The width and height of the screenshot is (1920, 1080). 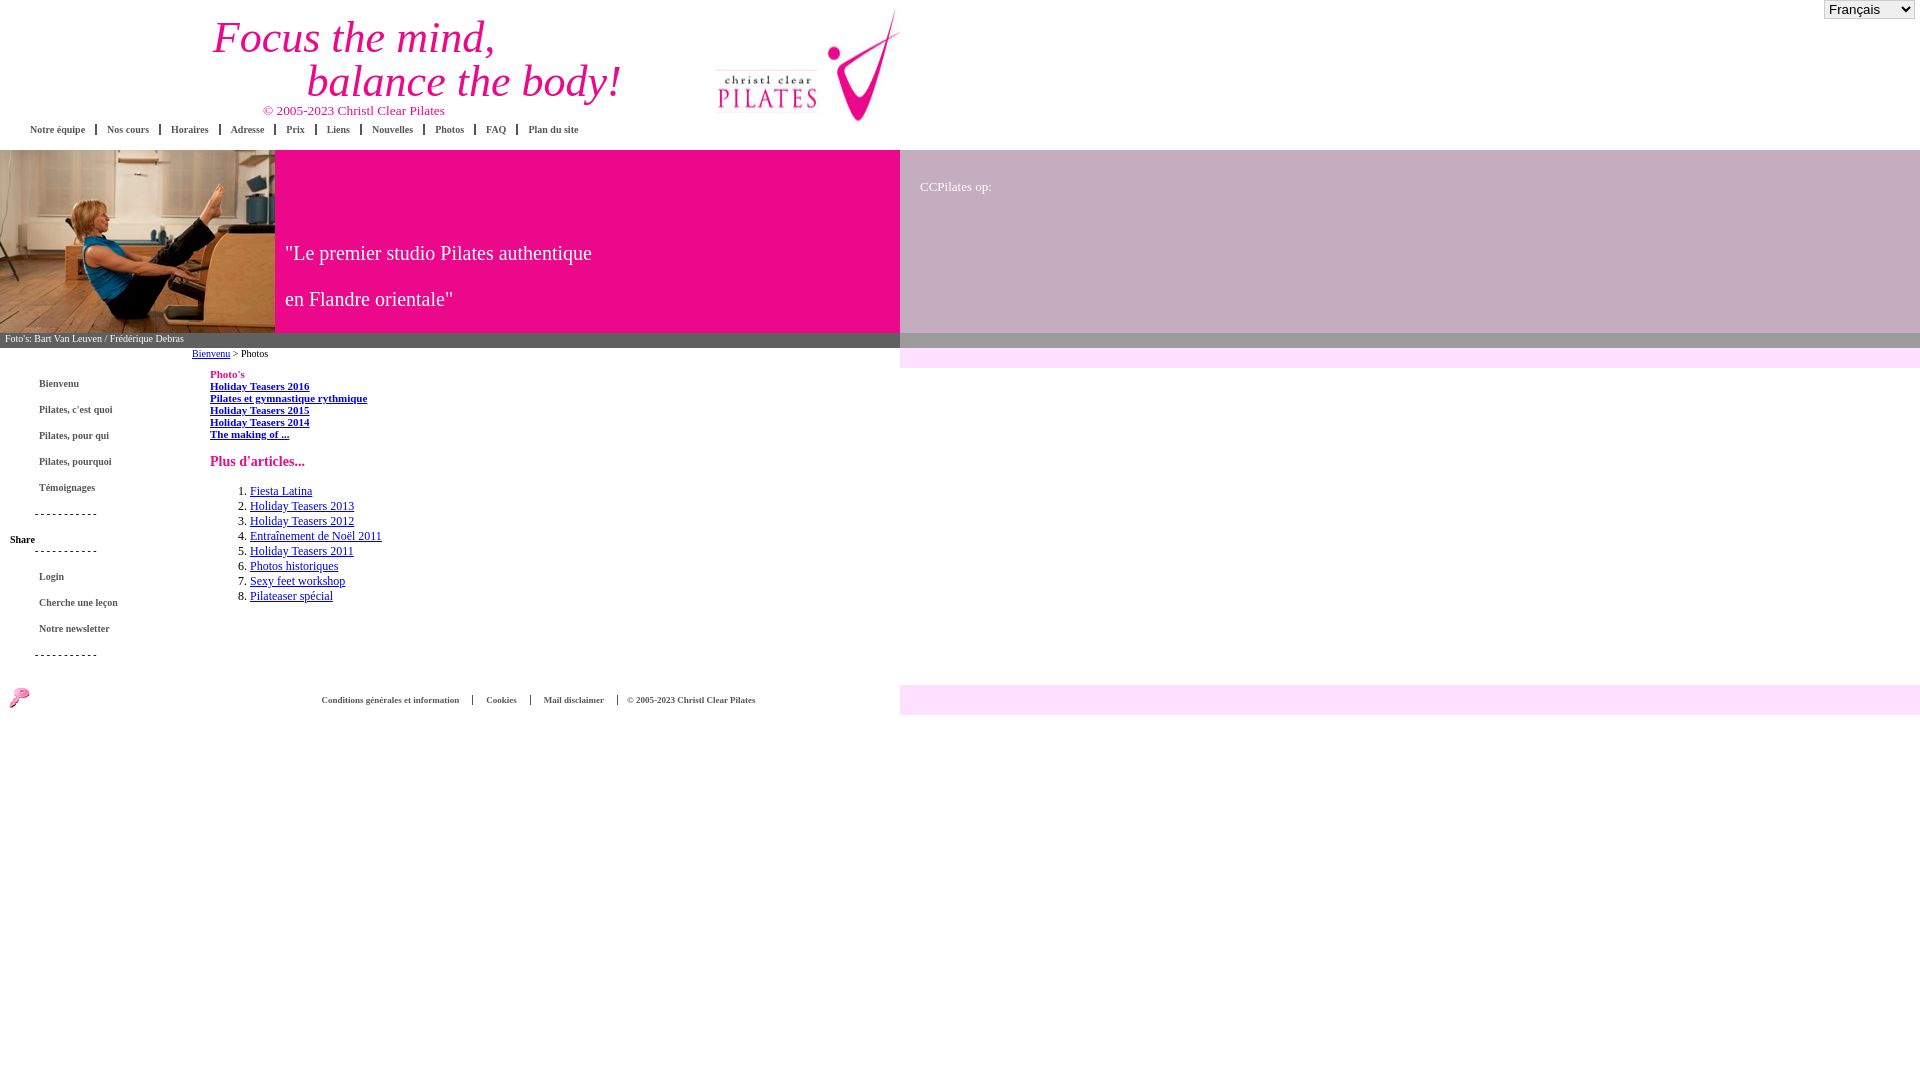 I want to click on 'Pilates, pour qui', so click(x=73, y=434).